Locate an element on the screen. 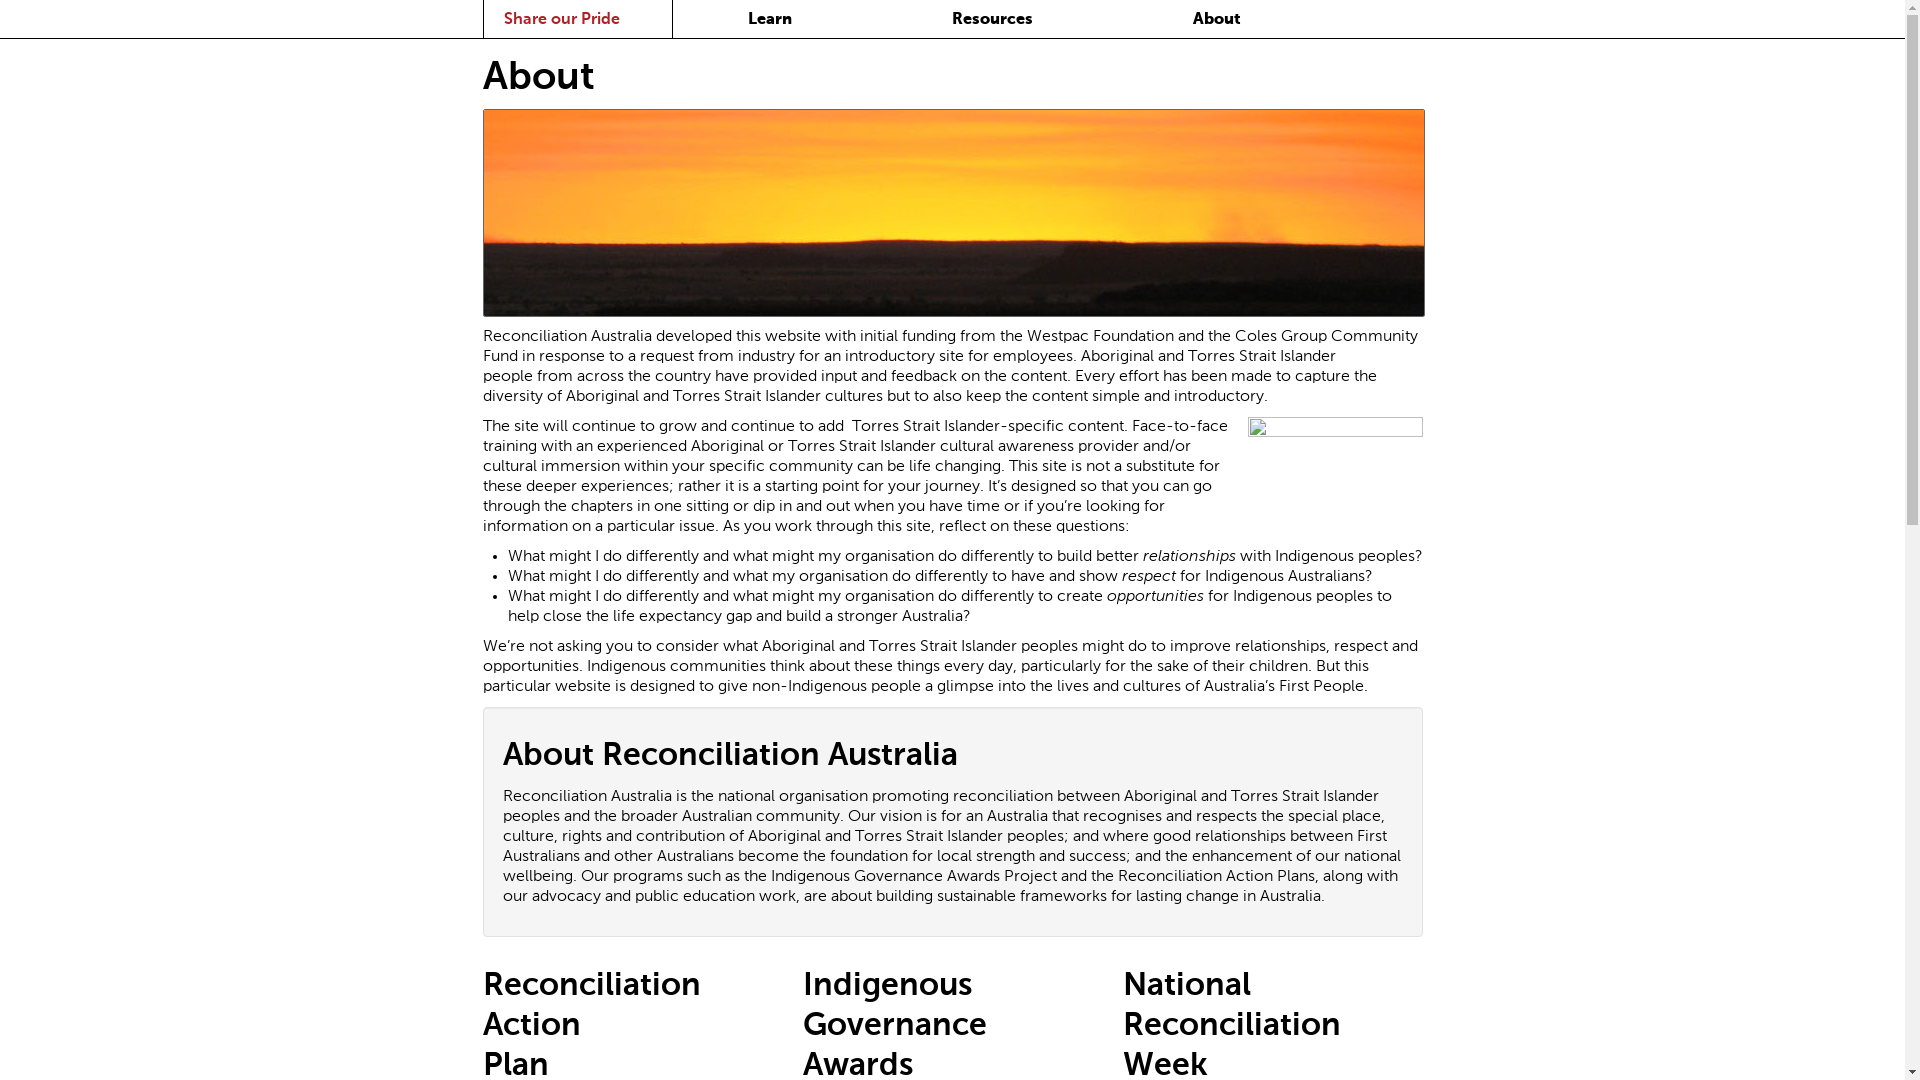 The height and width of the screenshot is (1080, 1920). 'Share our Pride' is located at coordinates (560, 19).